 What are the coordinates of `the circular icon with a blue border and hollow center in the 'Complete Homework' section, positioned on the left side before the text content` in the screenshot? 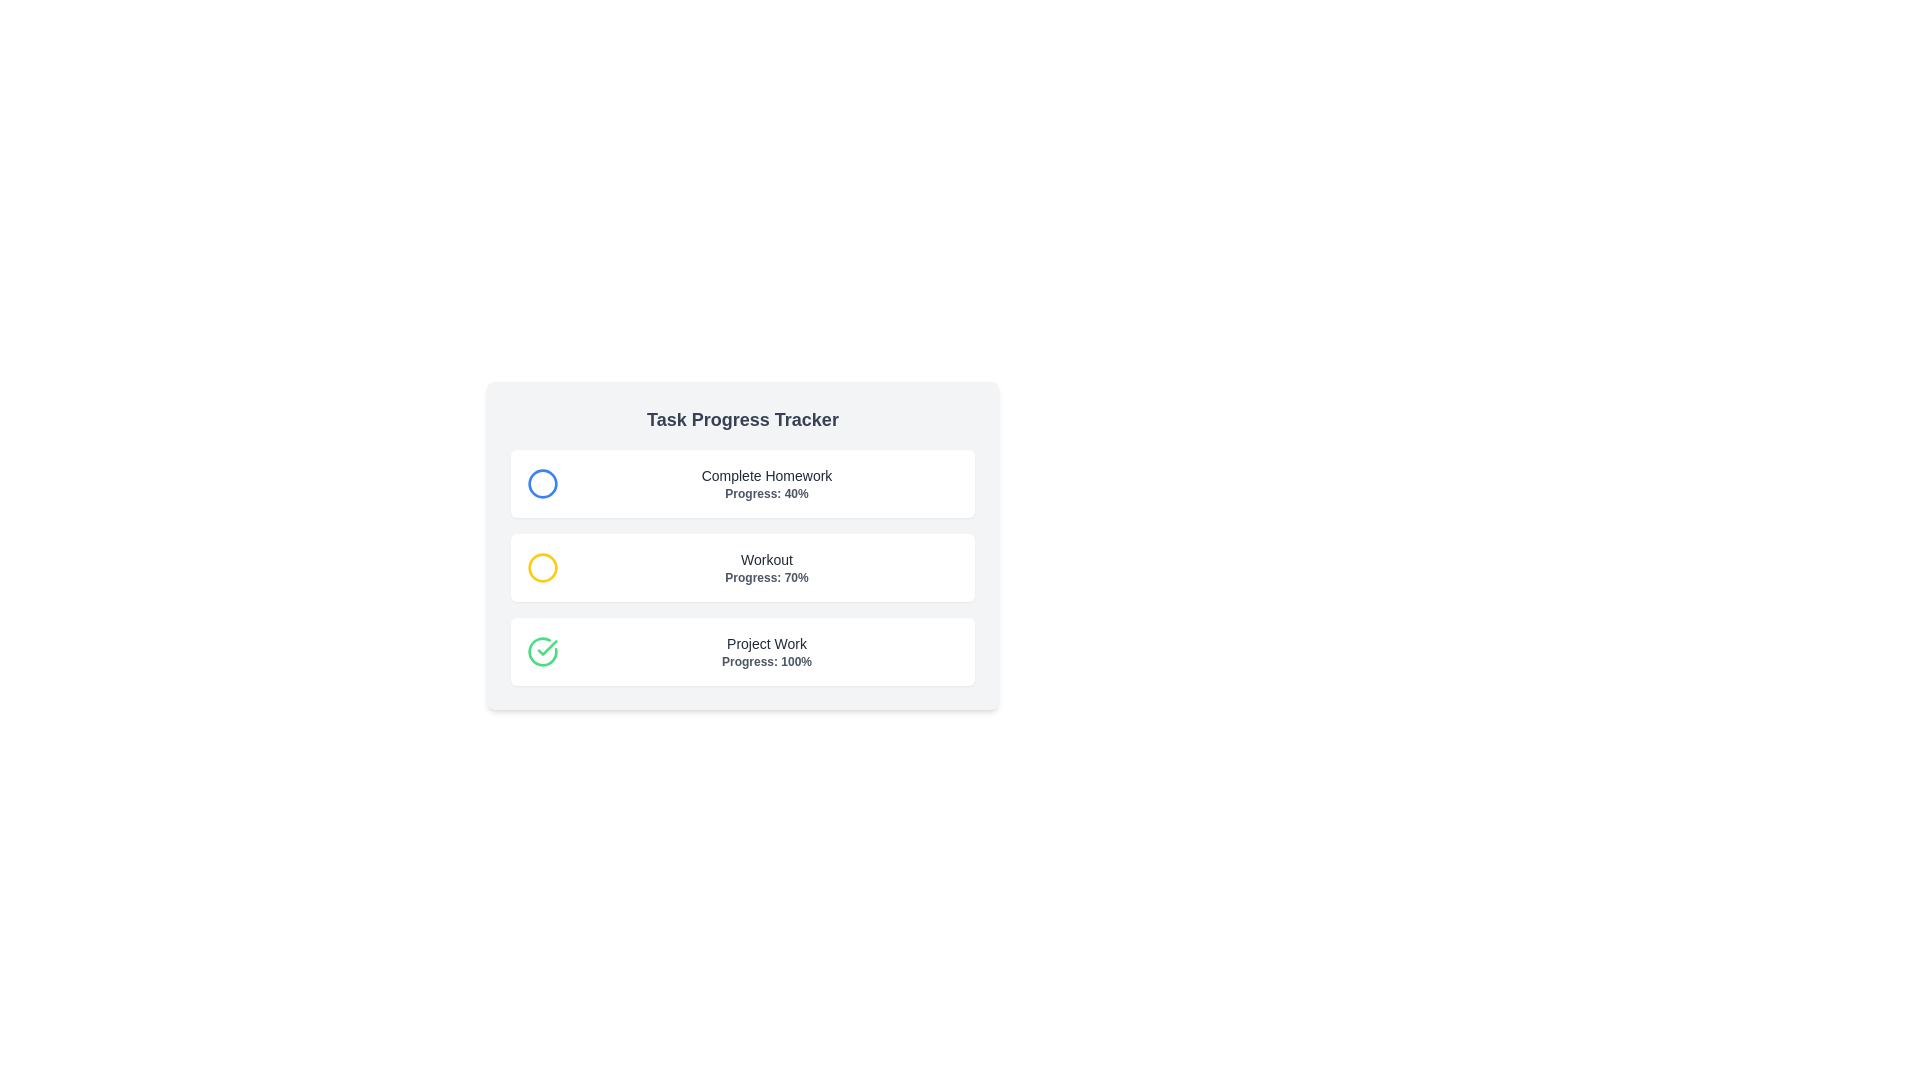 It's located at (542, 483).